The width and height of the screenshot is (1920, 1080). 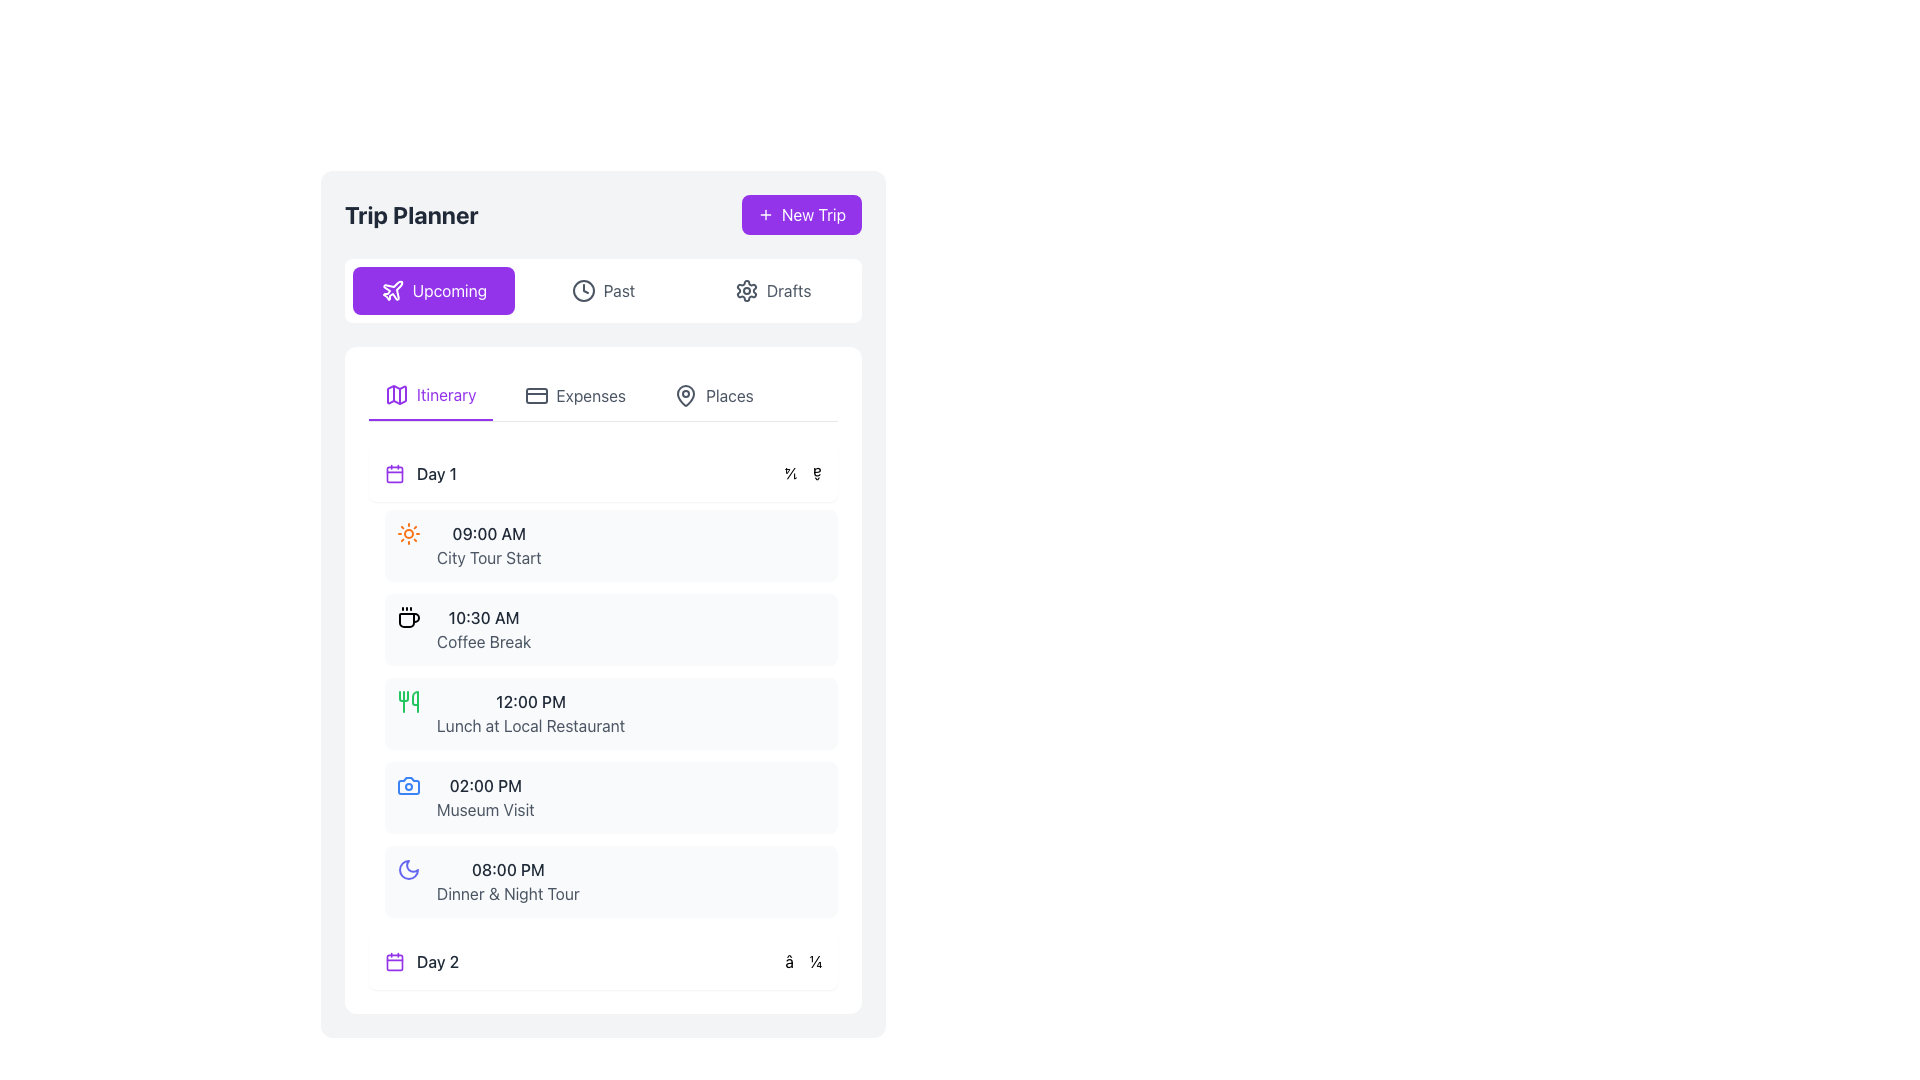 I want to click on the 'Upcoming' button, which is a rectangular button with a purple background and white text, so click(x=432, y=290).